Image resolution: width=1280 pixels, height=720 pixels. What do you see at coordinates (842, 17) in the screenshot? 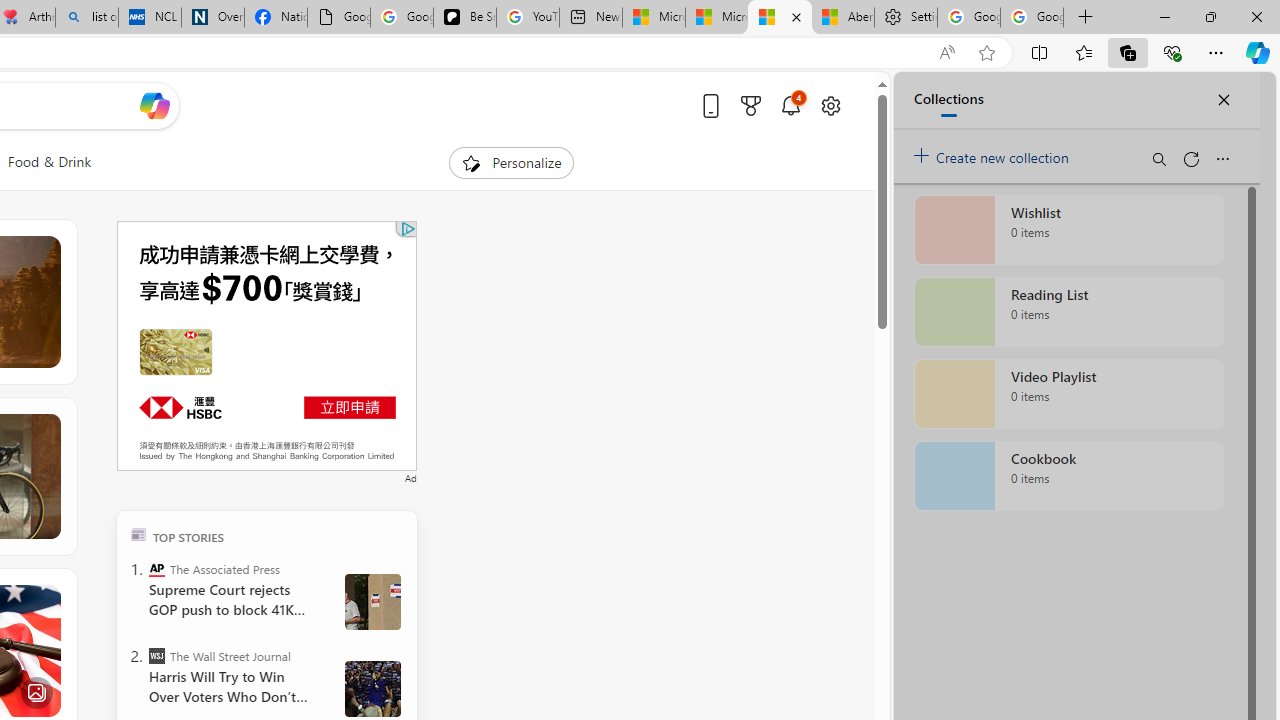
I see `'Aberdeen, Hong Kong SAR hourly forecast | Microsoft Weather'` at bounding box center [842, 17].